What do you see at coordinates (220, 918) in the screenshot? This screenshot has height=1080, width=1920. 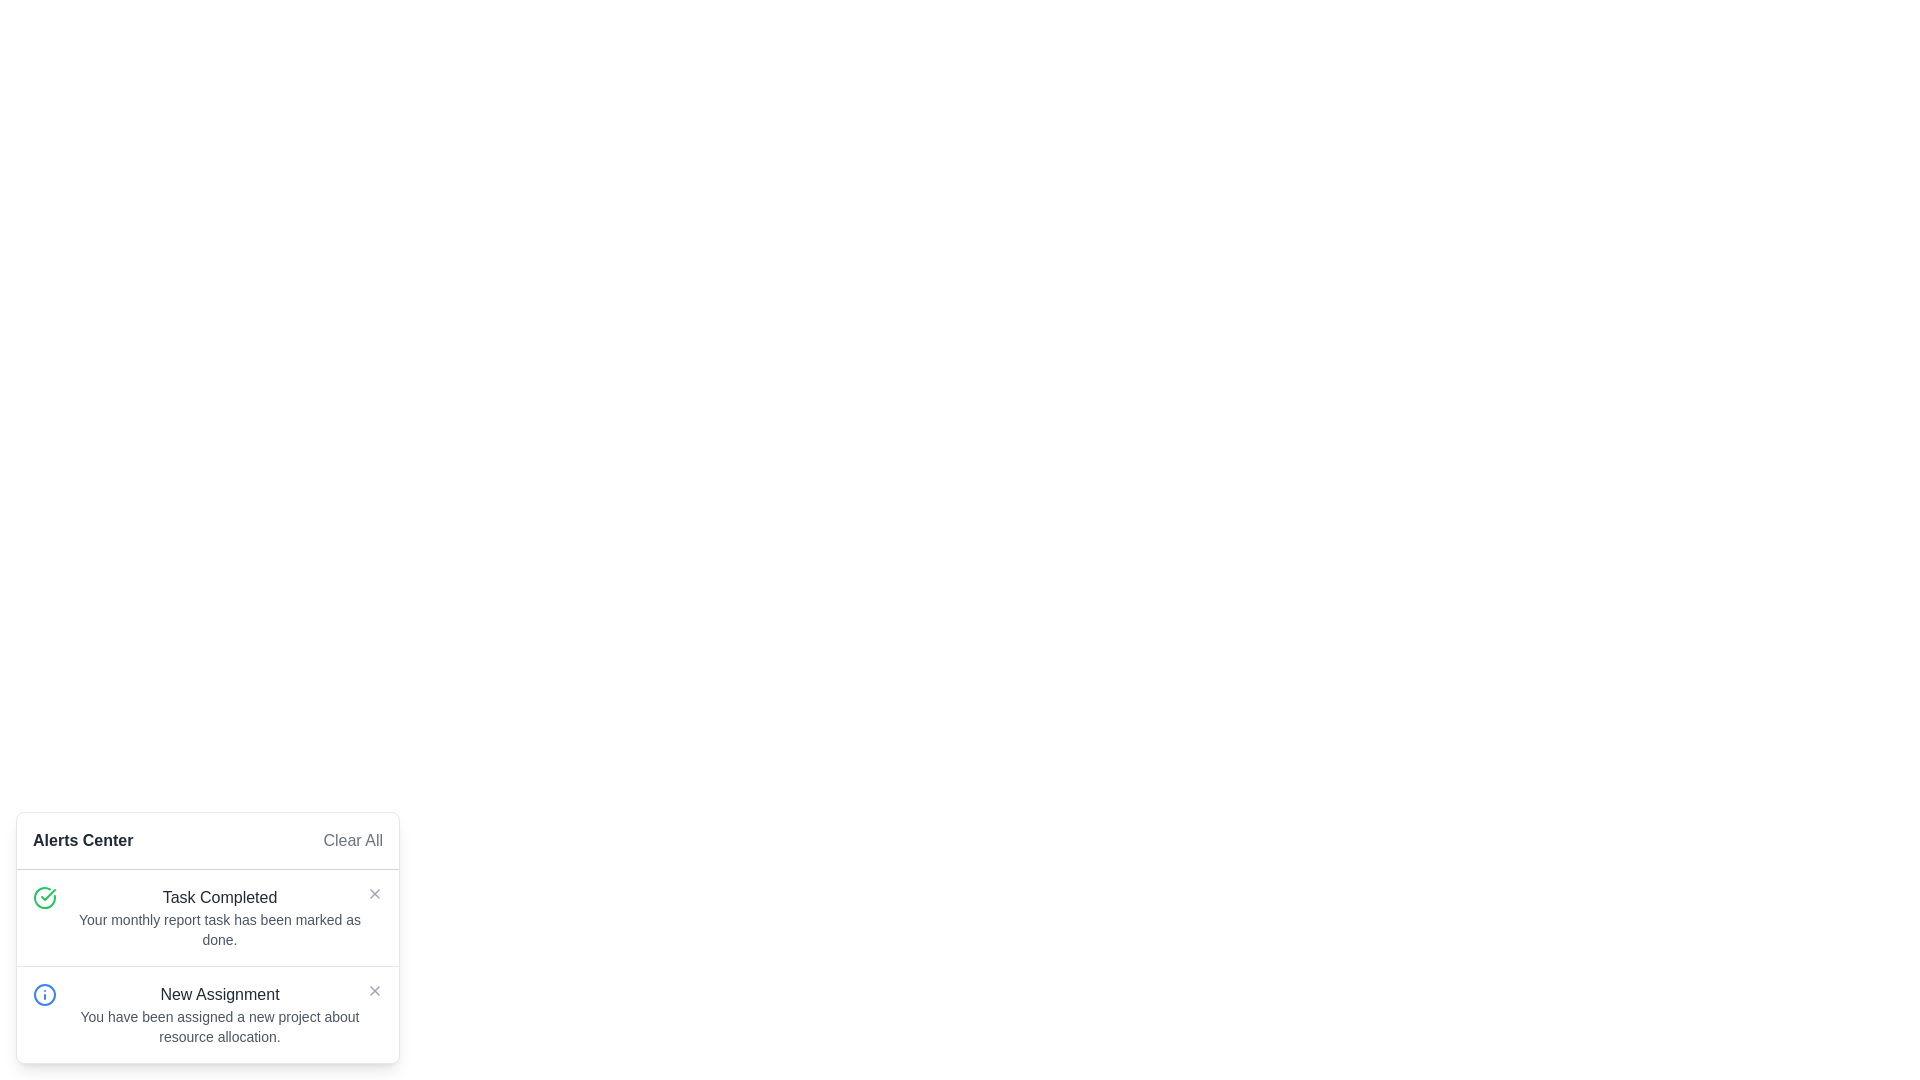 I see `the text display element that shows 'Task Completed' and 'Your monthly report task has been marked as done' in the Alerts Center notification card` at bounding box center [220, 918].